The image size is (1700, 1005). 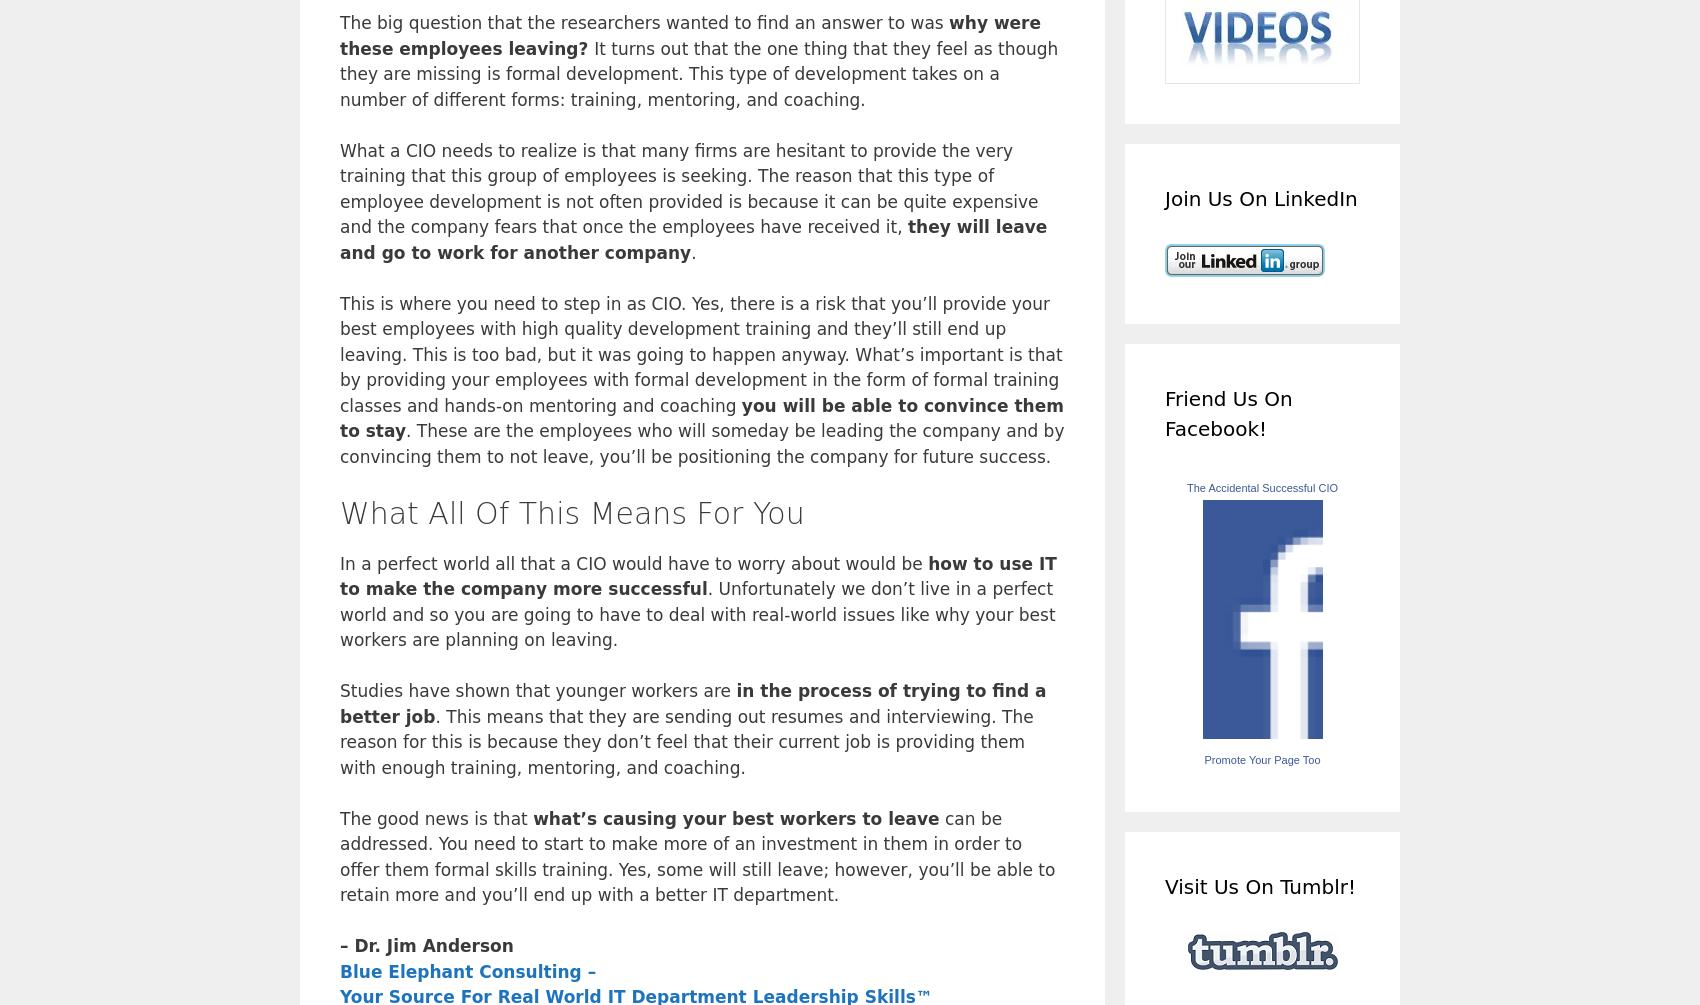 What do you see at coordinates (690, 35) in the screenshot?
I see `'why were these employees leaving?'` at bounding box center [690, 35].